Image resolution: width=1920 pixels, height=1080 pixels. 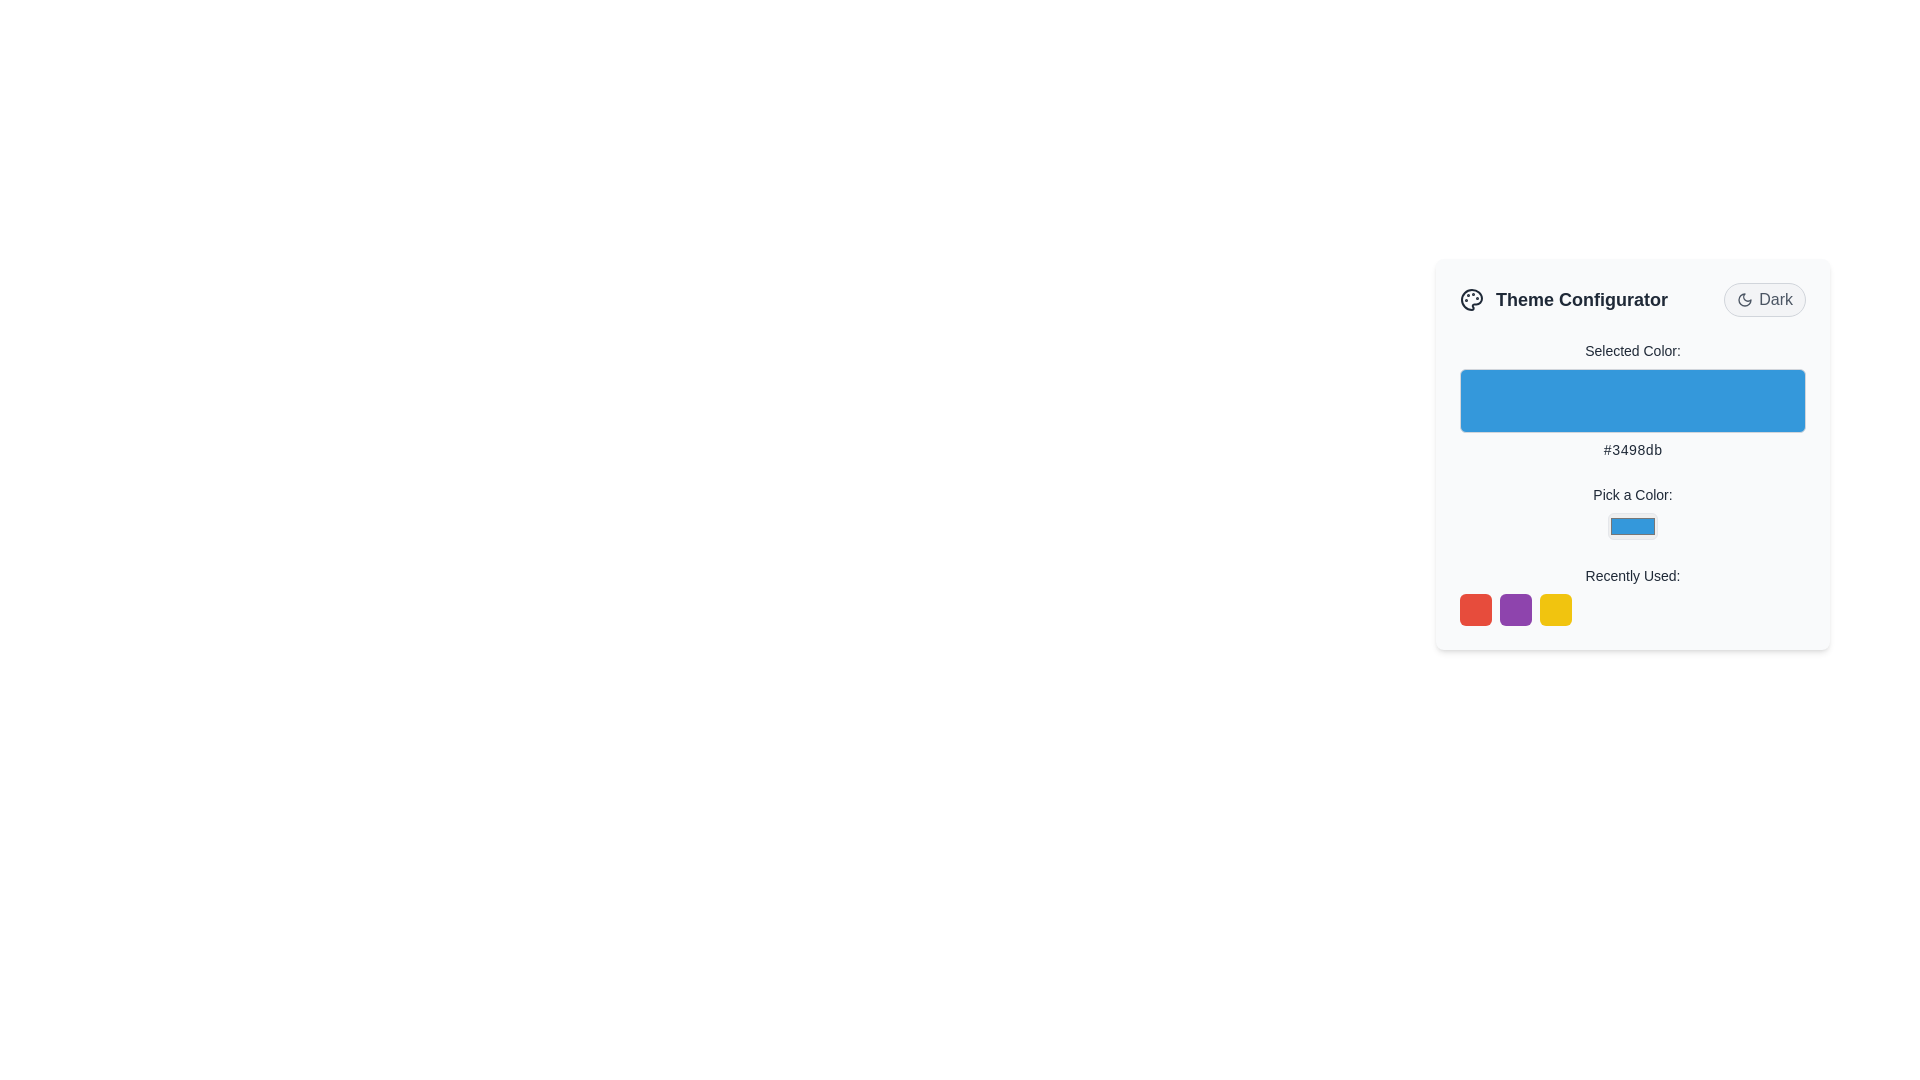 What do you see at coordinates (1472, 300) in the screenshot?
I see `the circular palette icon located to the left of the 'Theme Configurator' text in the header section of the 'Theme Configurator' panel` at bounding box center [1472, 300].